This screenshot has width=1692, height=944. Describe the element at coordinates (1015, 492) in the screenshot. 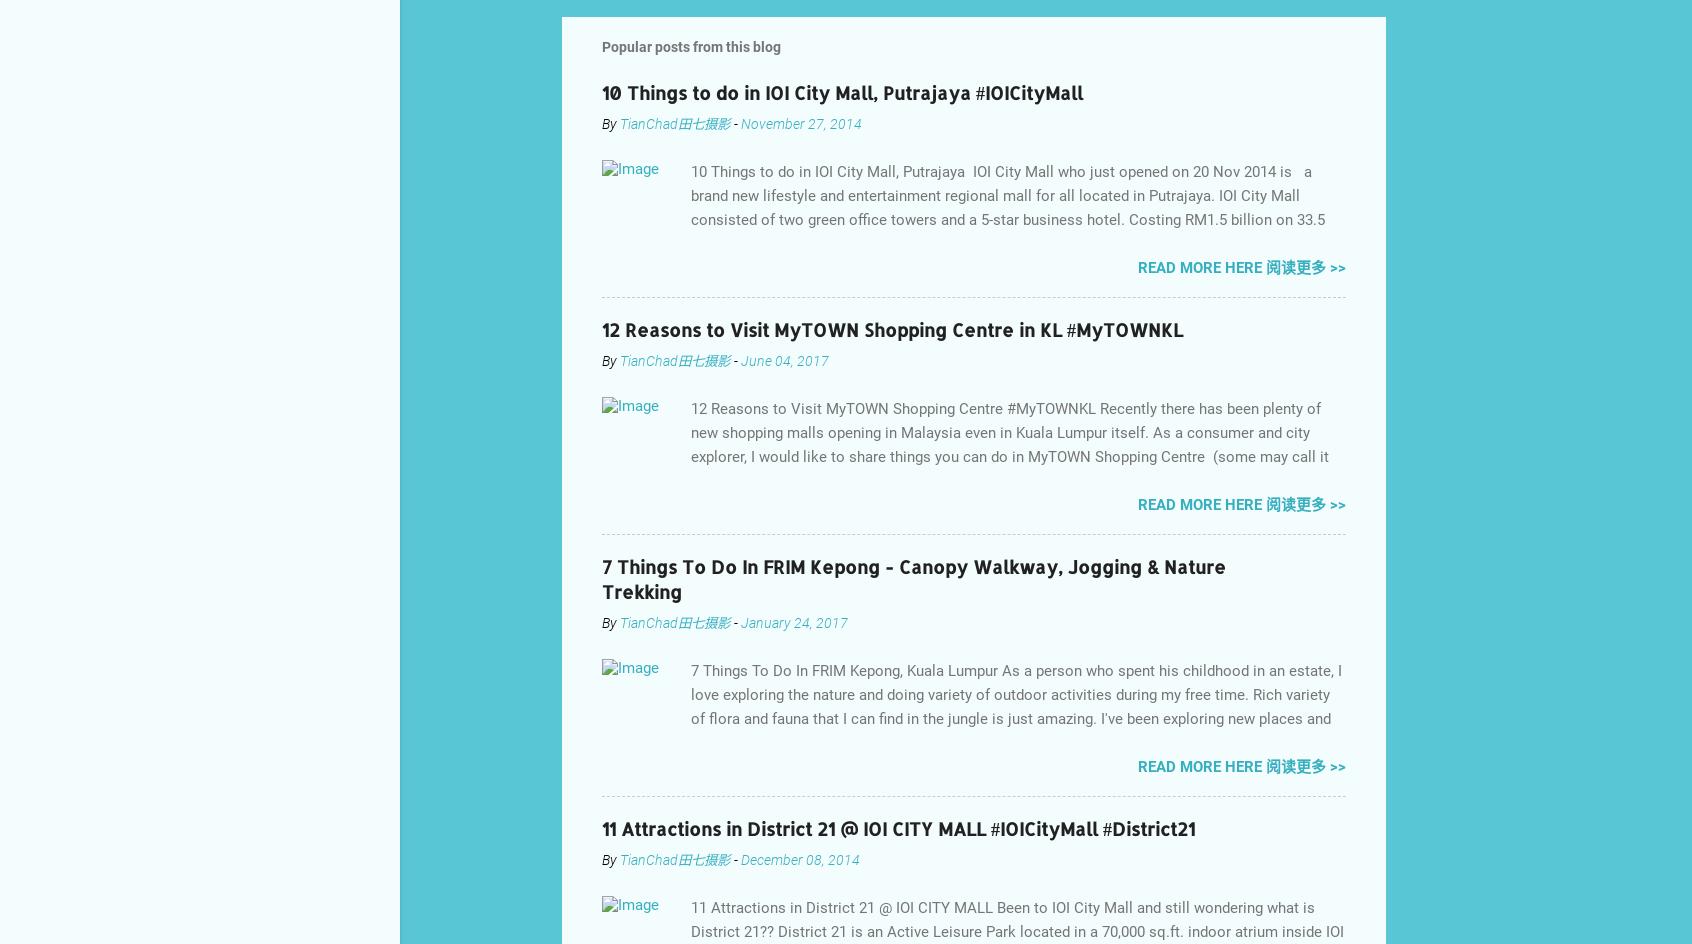

I see `'12 Reasons to Visit MyTOWN Shopping Centre #MyTOWNKL    Recently there has been plenty of new shopping malls opening in Malaysia even in Kuala Lumpur itself. As a consumer and city explorer, I would like to share things you can do in MyTOWN Shopping Centre  (some may call it MyTOWN Shopping Mall), there are a few vivid reasons for you to visit this shopping mall in town.      MyTOWN Shopping Centre Main Concierge Area    MyTOWN Shopping Centre  , spans the size of 20 football fields and is located in the heart of Kuala Lumpur. Anchor tenants include the biggest IKEA in Malaysia, Parkson Department Store, Golden Screen Cinemas, Village Grocer, H&M, Food Empire, the largest ZARA in Malaysia and the country’s first flagship Best store.'` at that location.